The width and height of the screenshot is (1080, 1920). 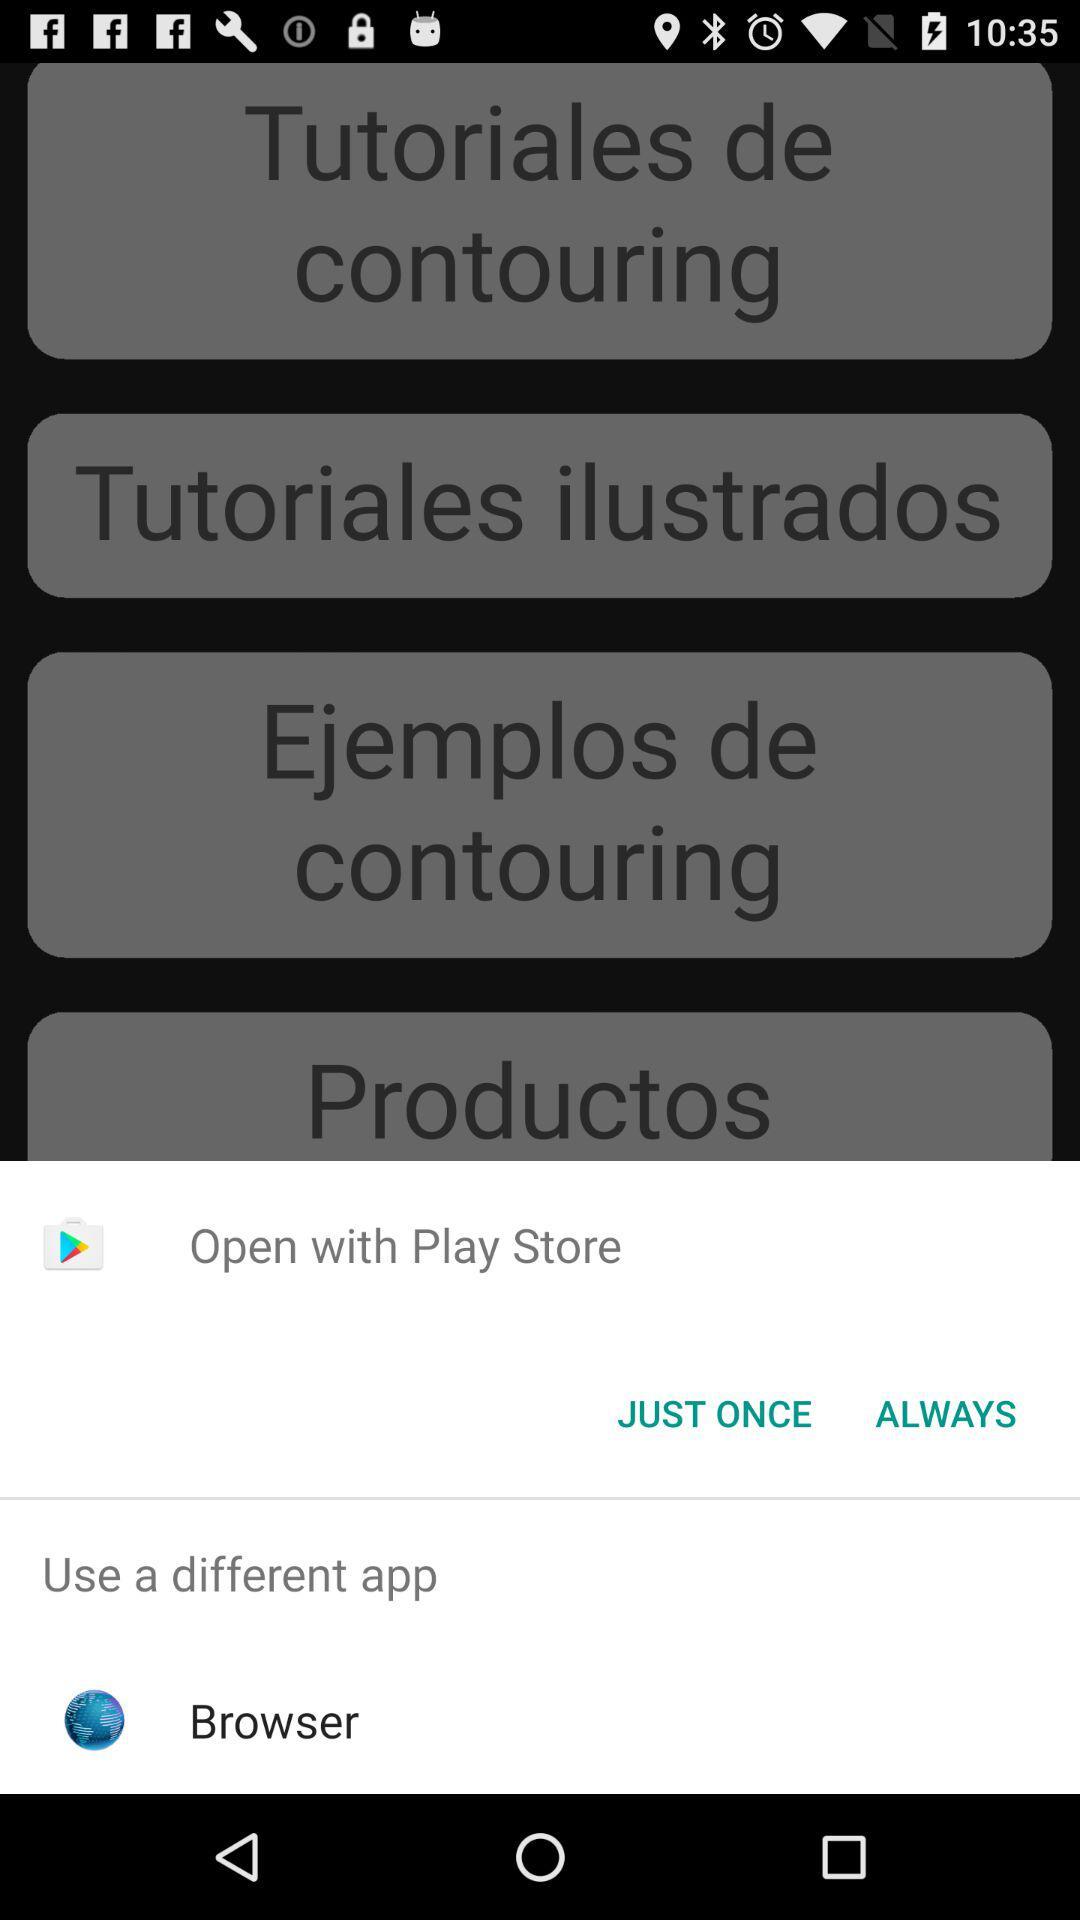 I want to click on icon below the open with play app, so click(x=945, y=1411).